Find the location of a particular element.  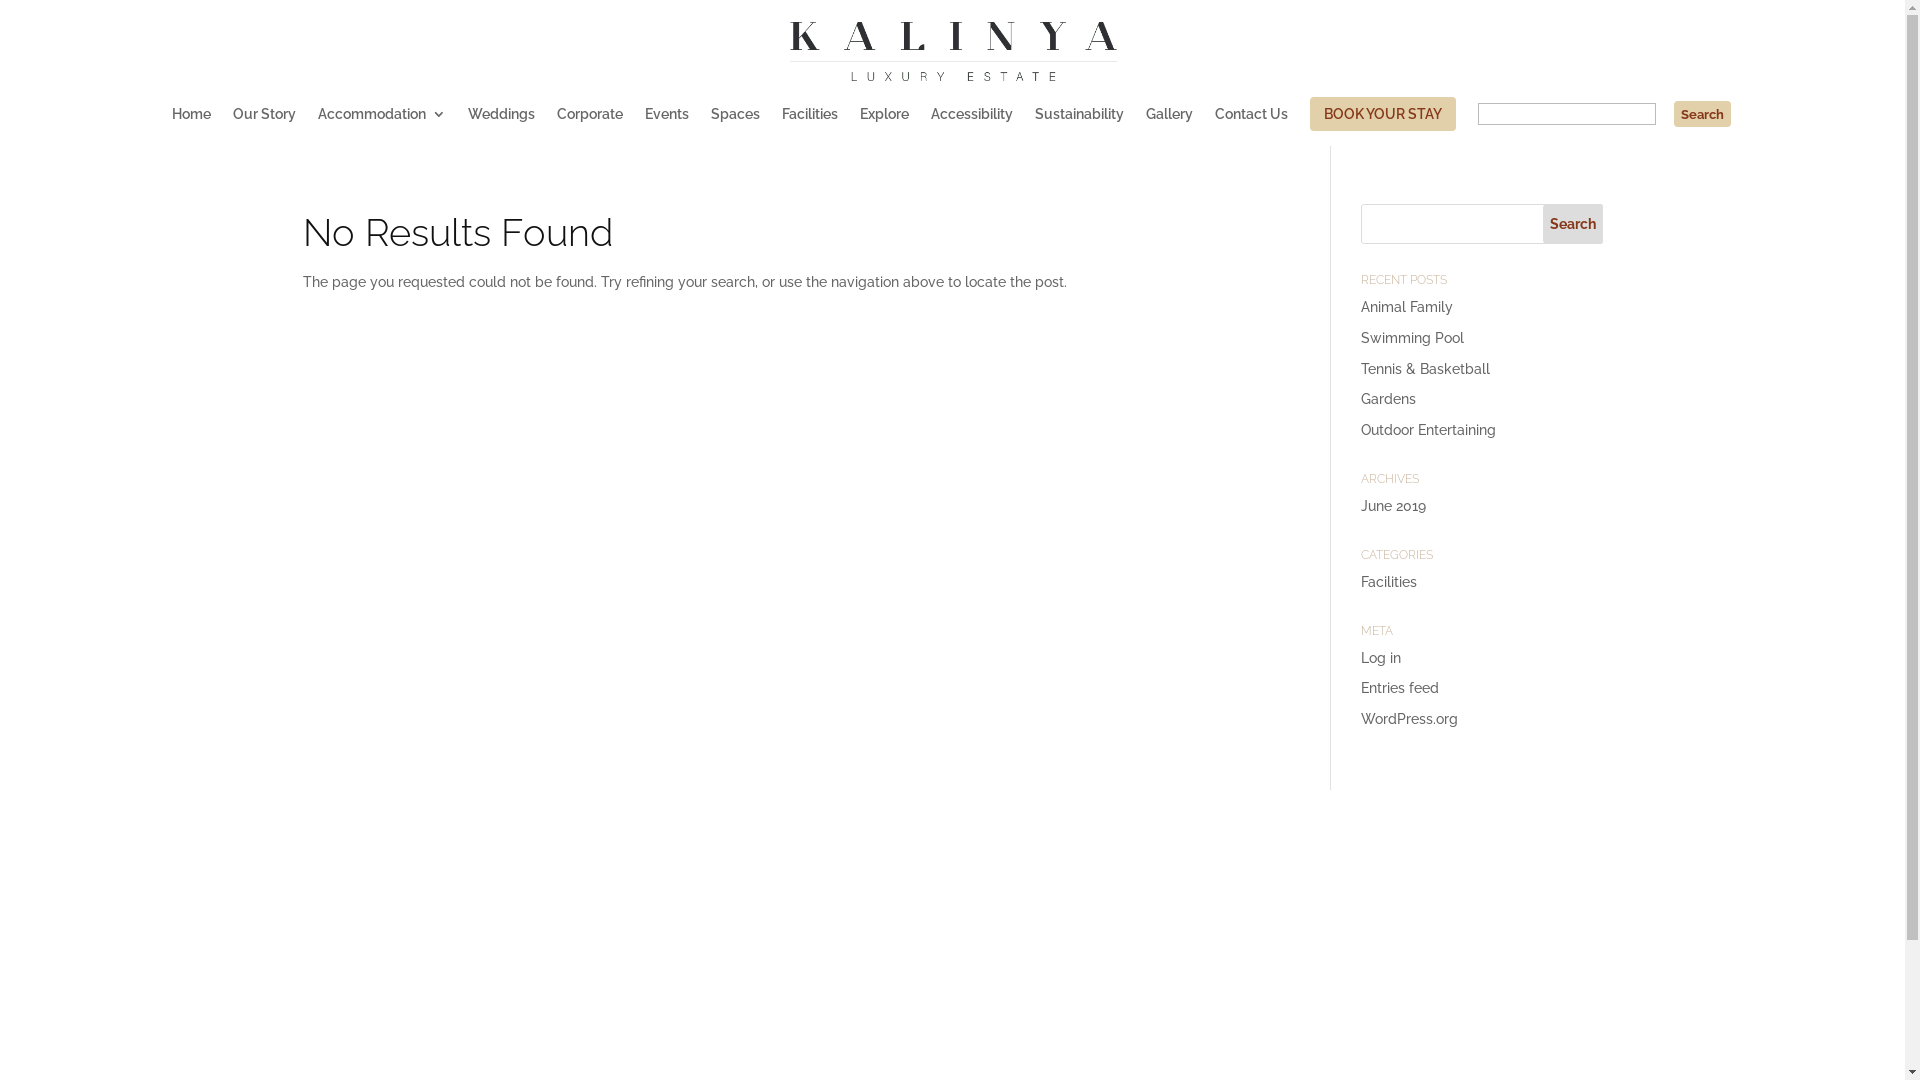

'Accessibility' is located at coordinates (971, 123).